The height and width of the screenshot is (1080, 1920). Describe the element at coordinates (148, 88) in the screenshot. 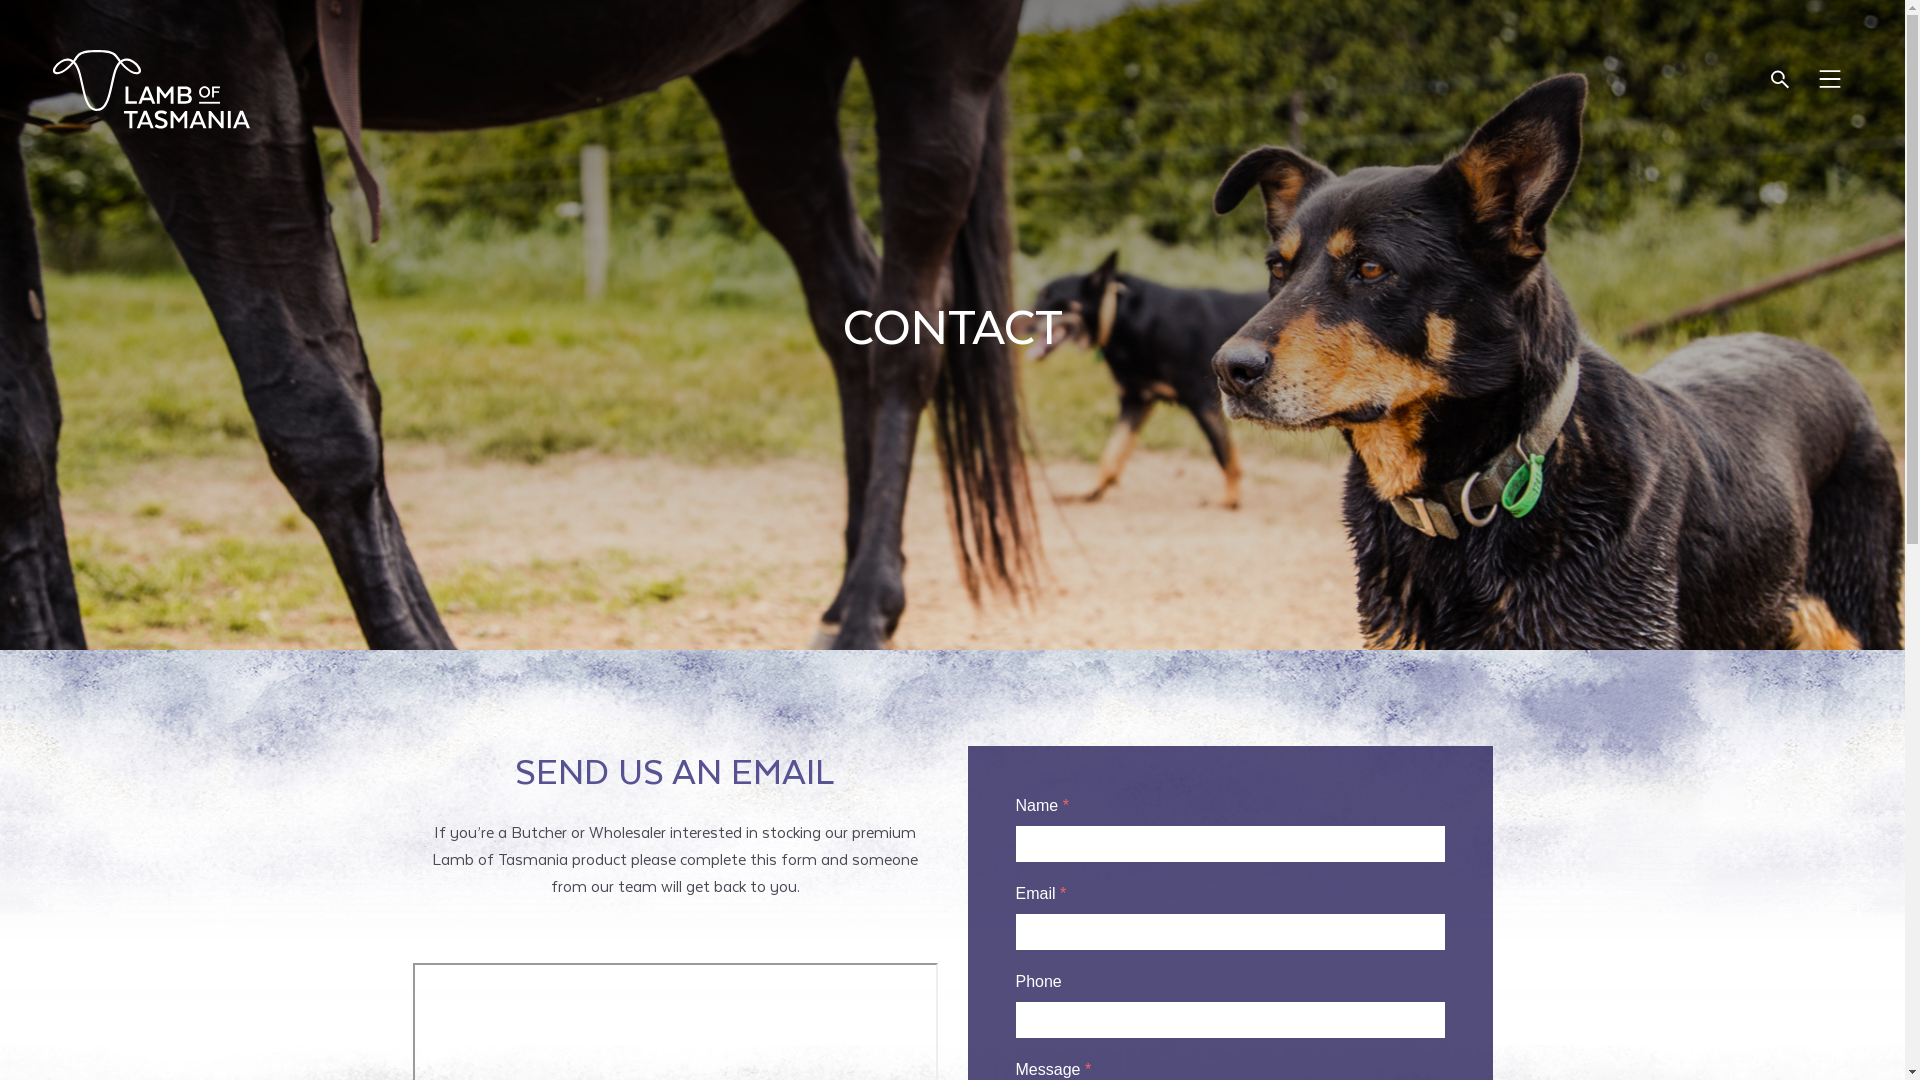

I see `'Lamb of Tasmania` at that location.